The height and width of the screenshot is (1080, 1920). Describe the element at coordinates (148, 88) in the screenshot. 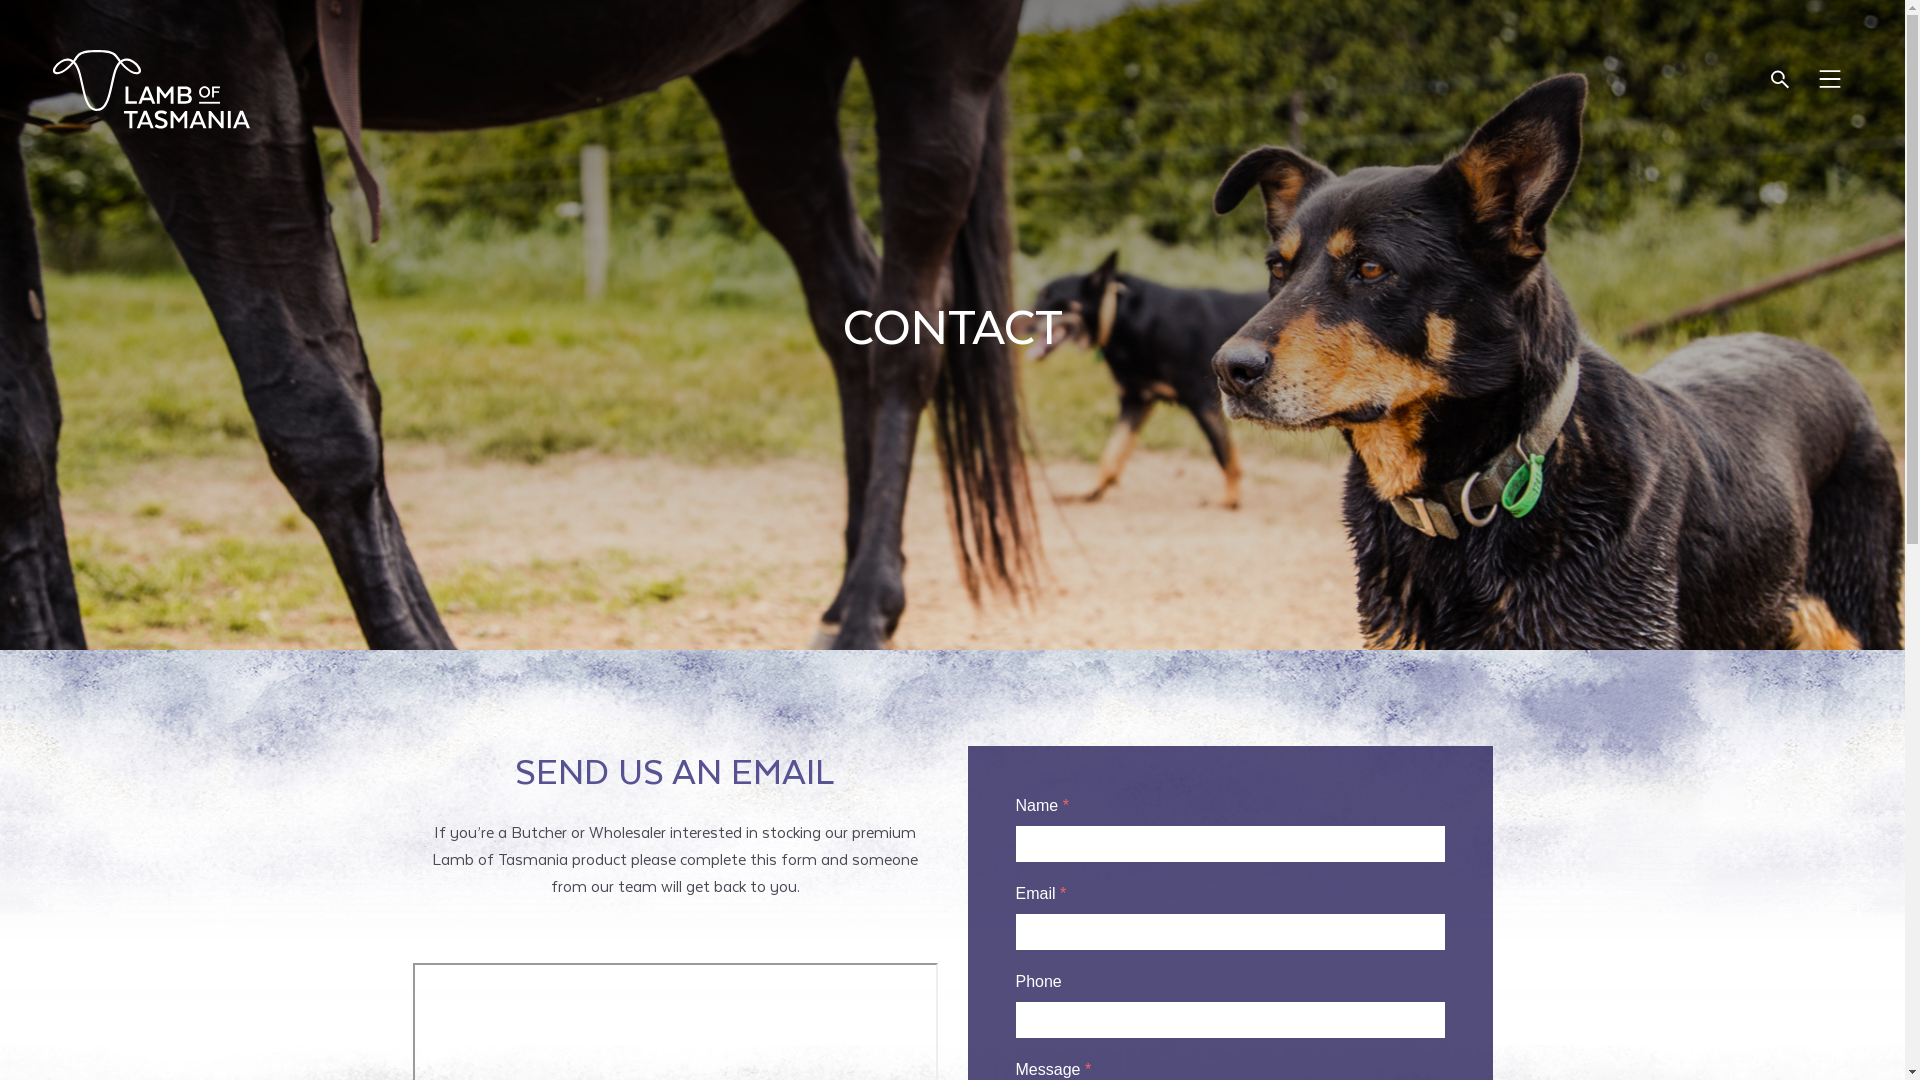

I see `'Lamb of Tasmania` at that location.